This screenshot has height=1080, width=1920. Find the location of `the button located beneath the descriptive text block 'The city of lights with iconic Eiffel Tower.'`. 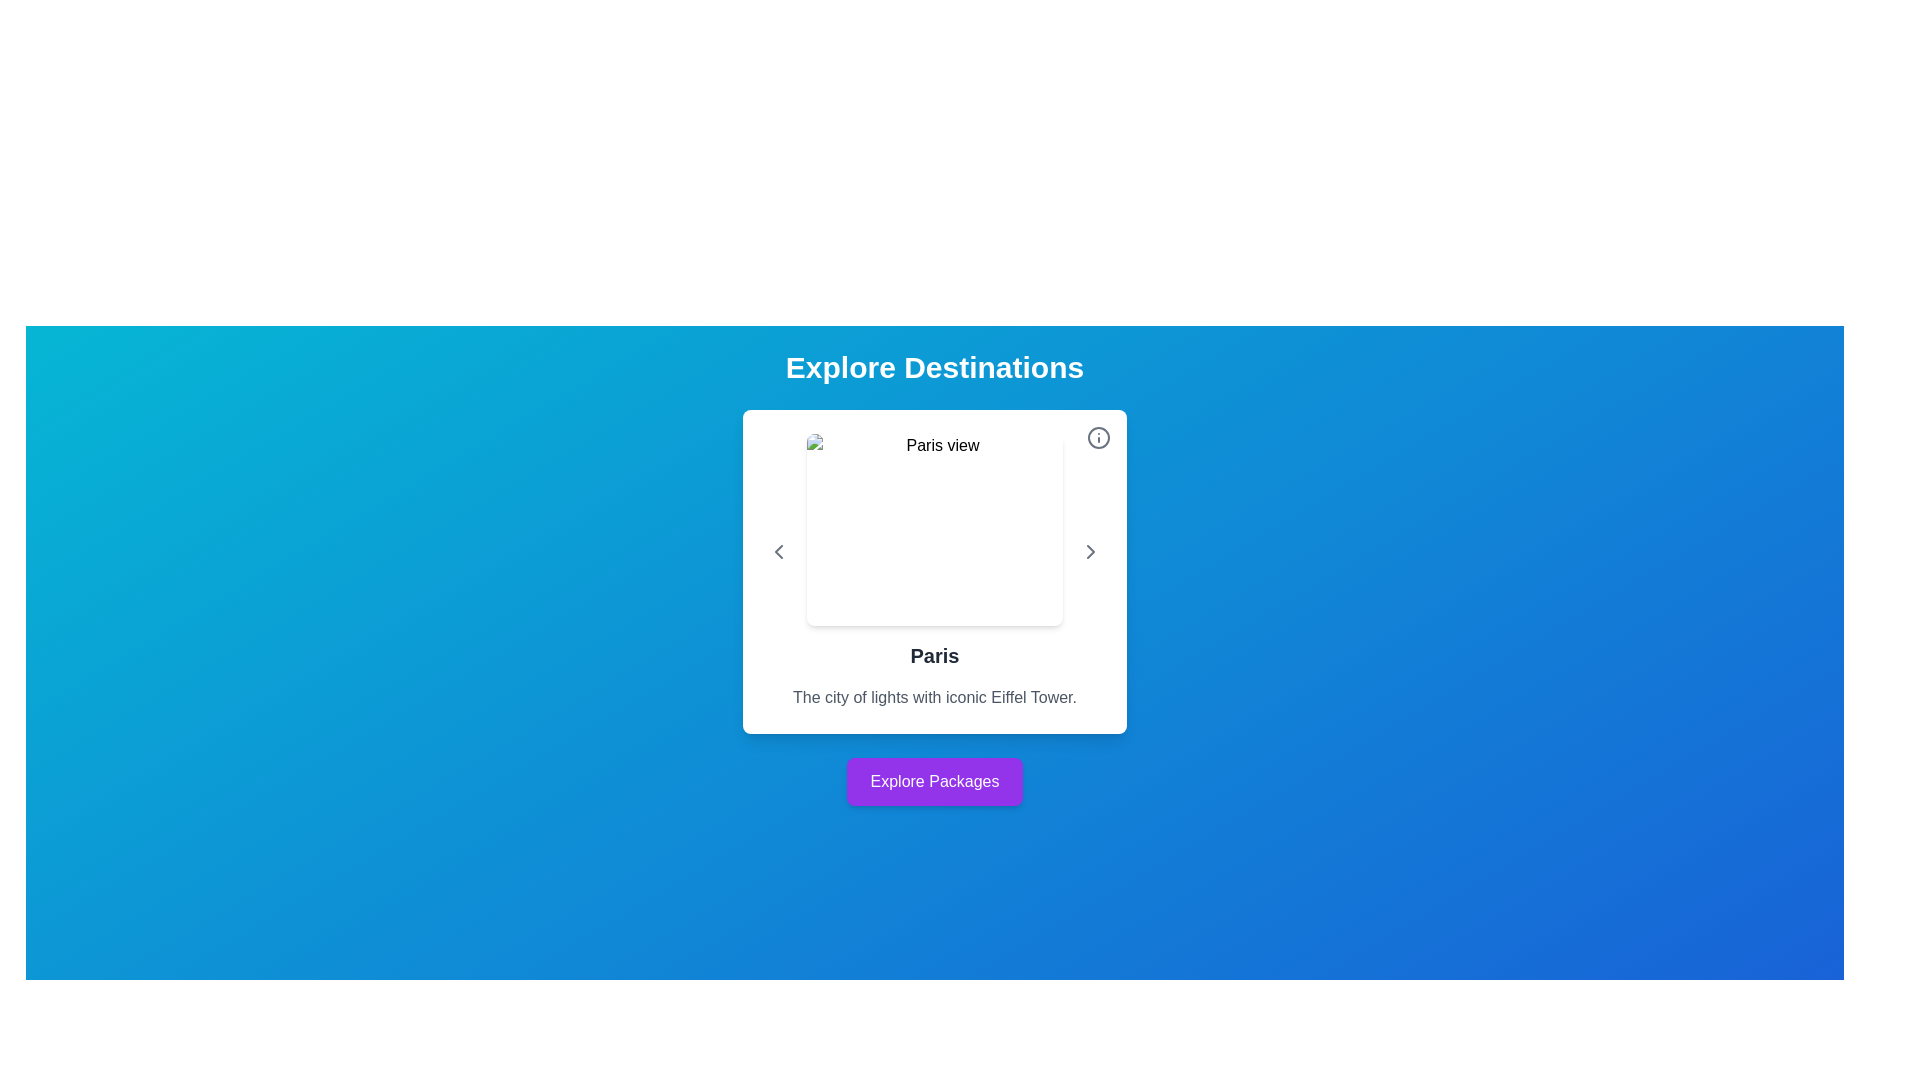

the button located beneath the descriptive text block 'The city of lights with iconic Eiffel Tower.' is located at coordinates (934, 781).